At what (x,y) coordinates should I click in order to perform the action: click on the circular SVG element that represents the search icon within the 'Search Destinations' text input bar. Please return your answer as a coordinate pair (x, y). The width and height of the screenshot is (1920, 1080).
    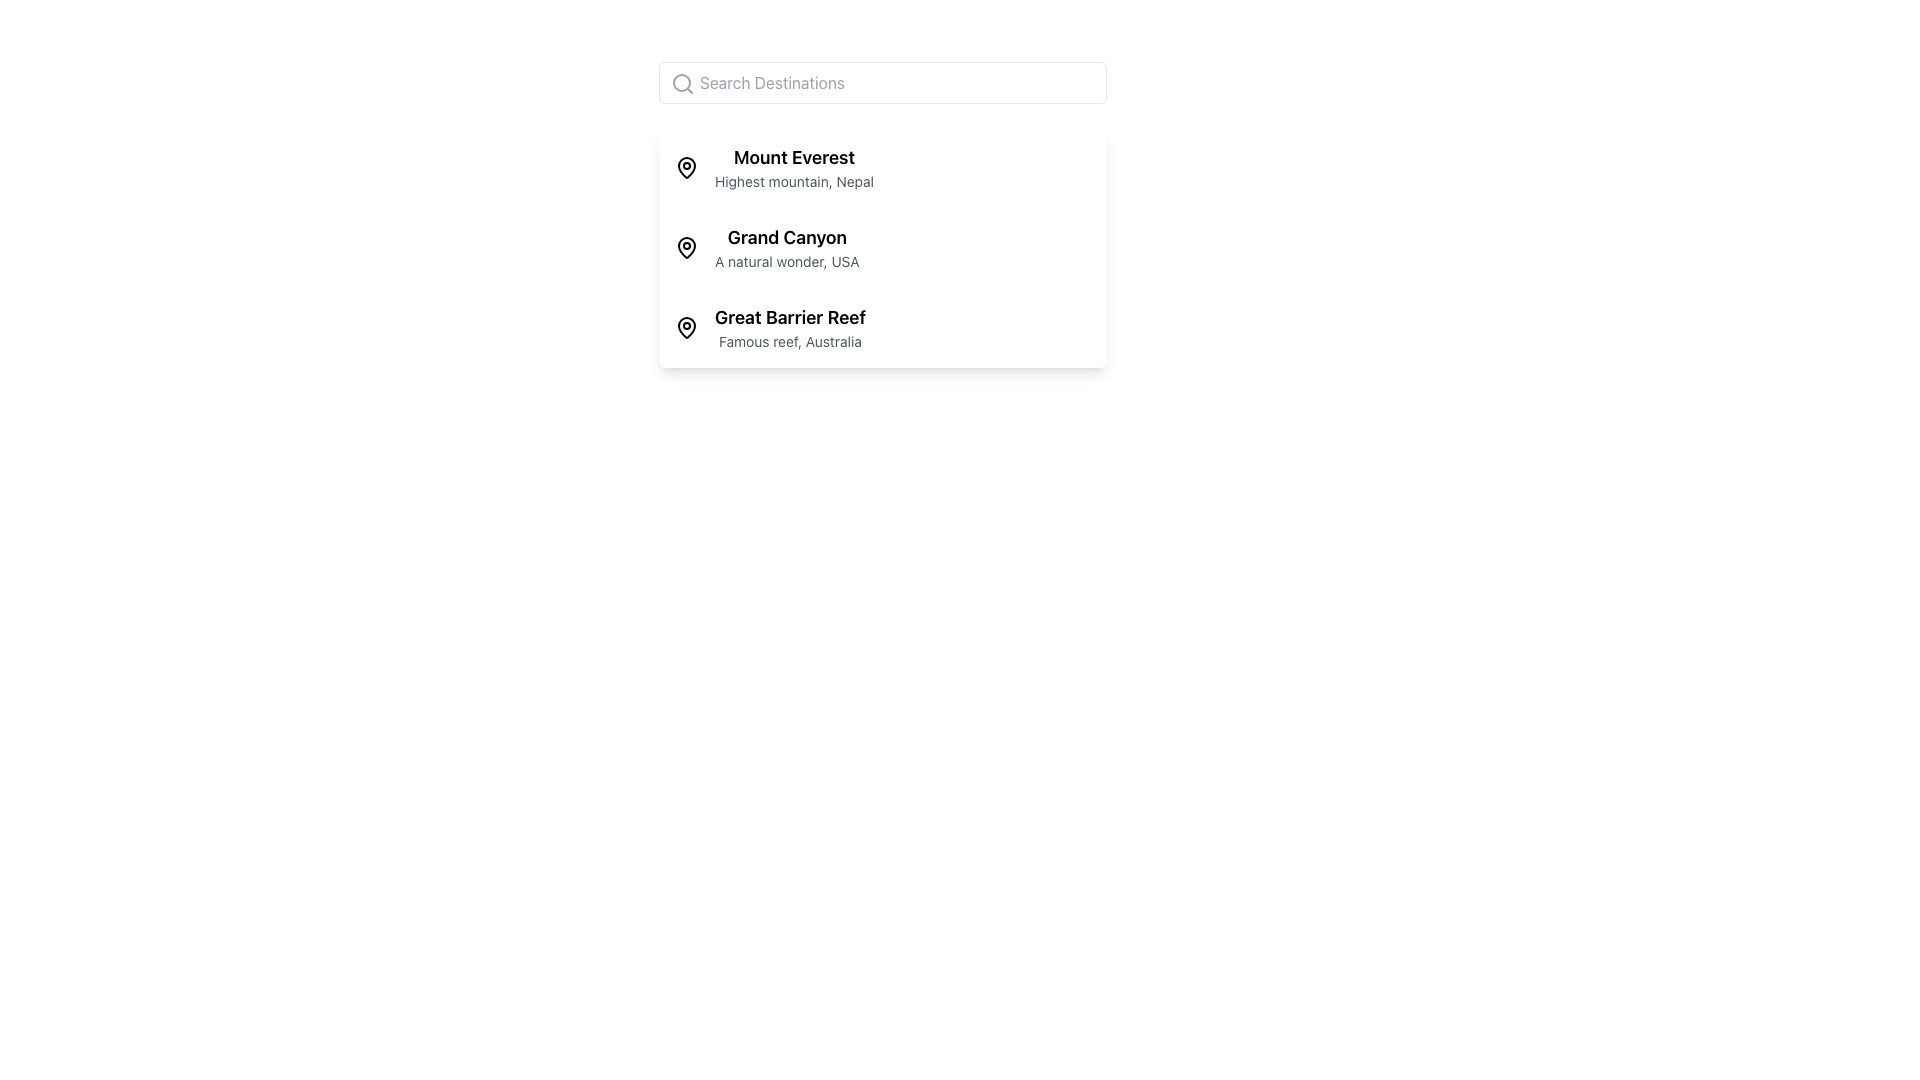
    Looking at the image, I should click on (681, 82).